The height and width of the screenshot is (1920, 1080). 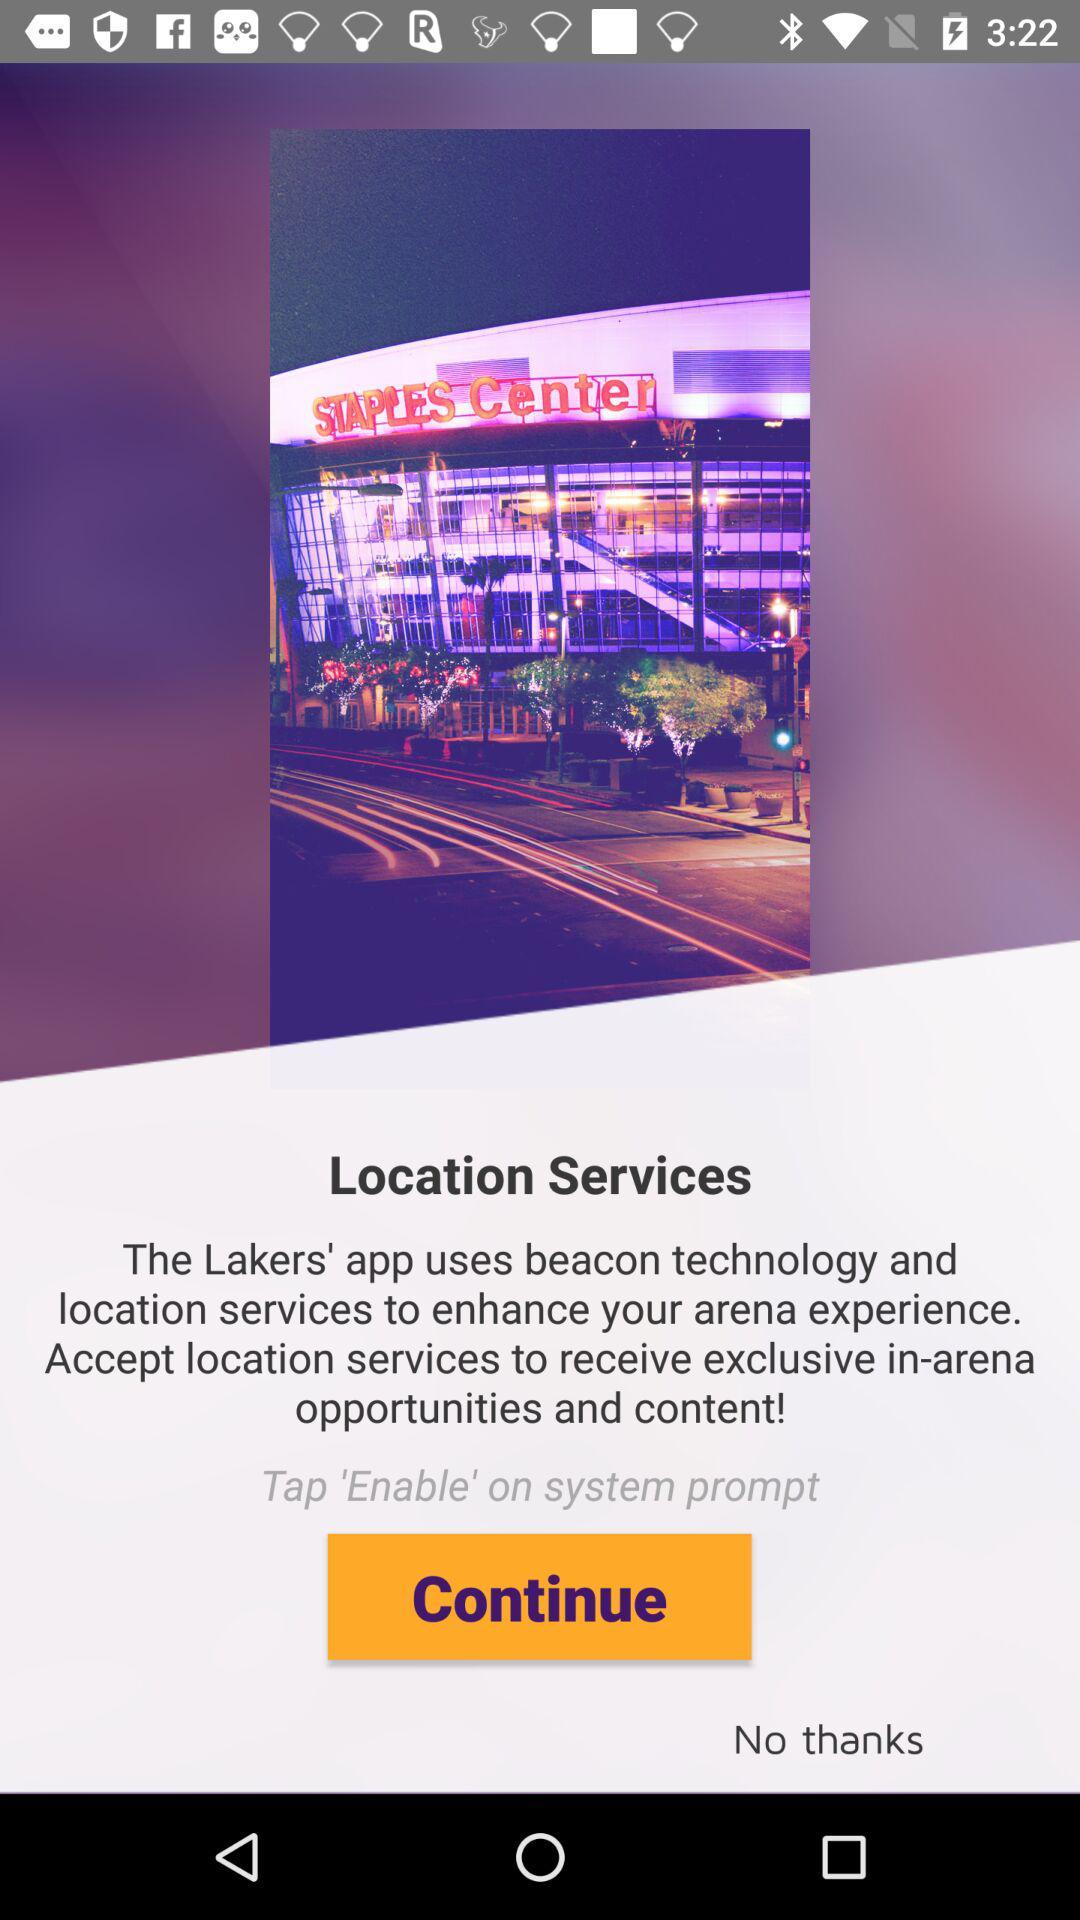 What do you see at coordinates (538, 1595) in the screenshot?
I see `continue item` at bounding box center [538, 1595].